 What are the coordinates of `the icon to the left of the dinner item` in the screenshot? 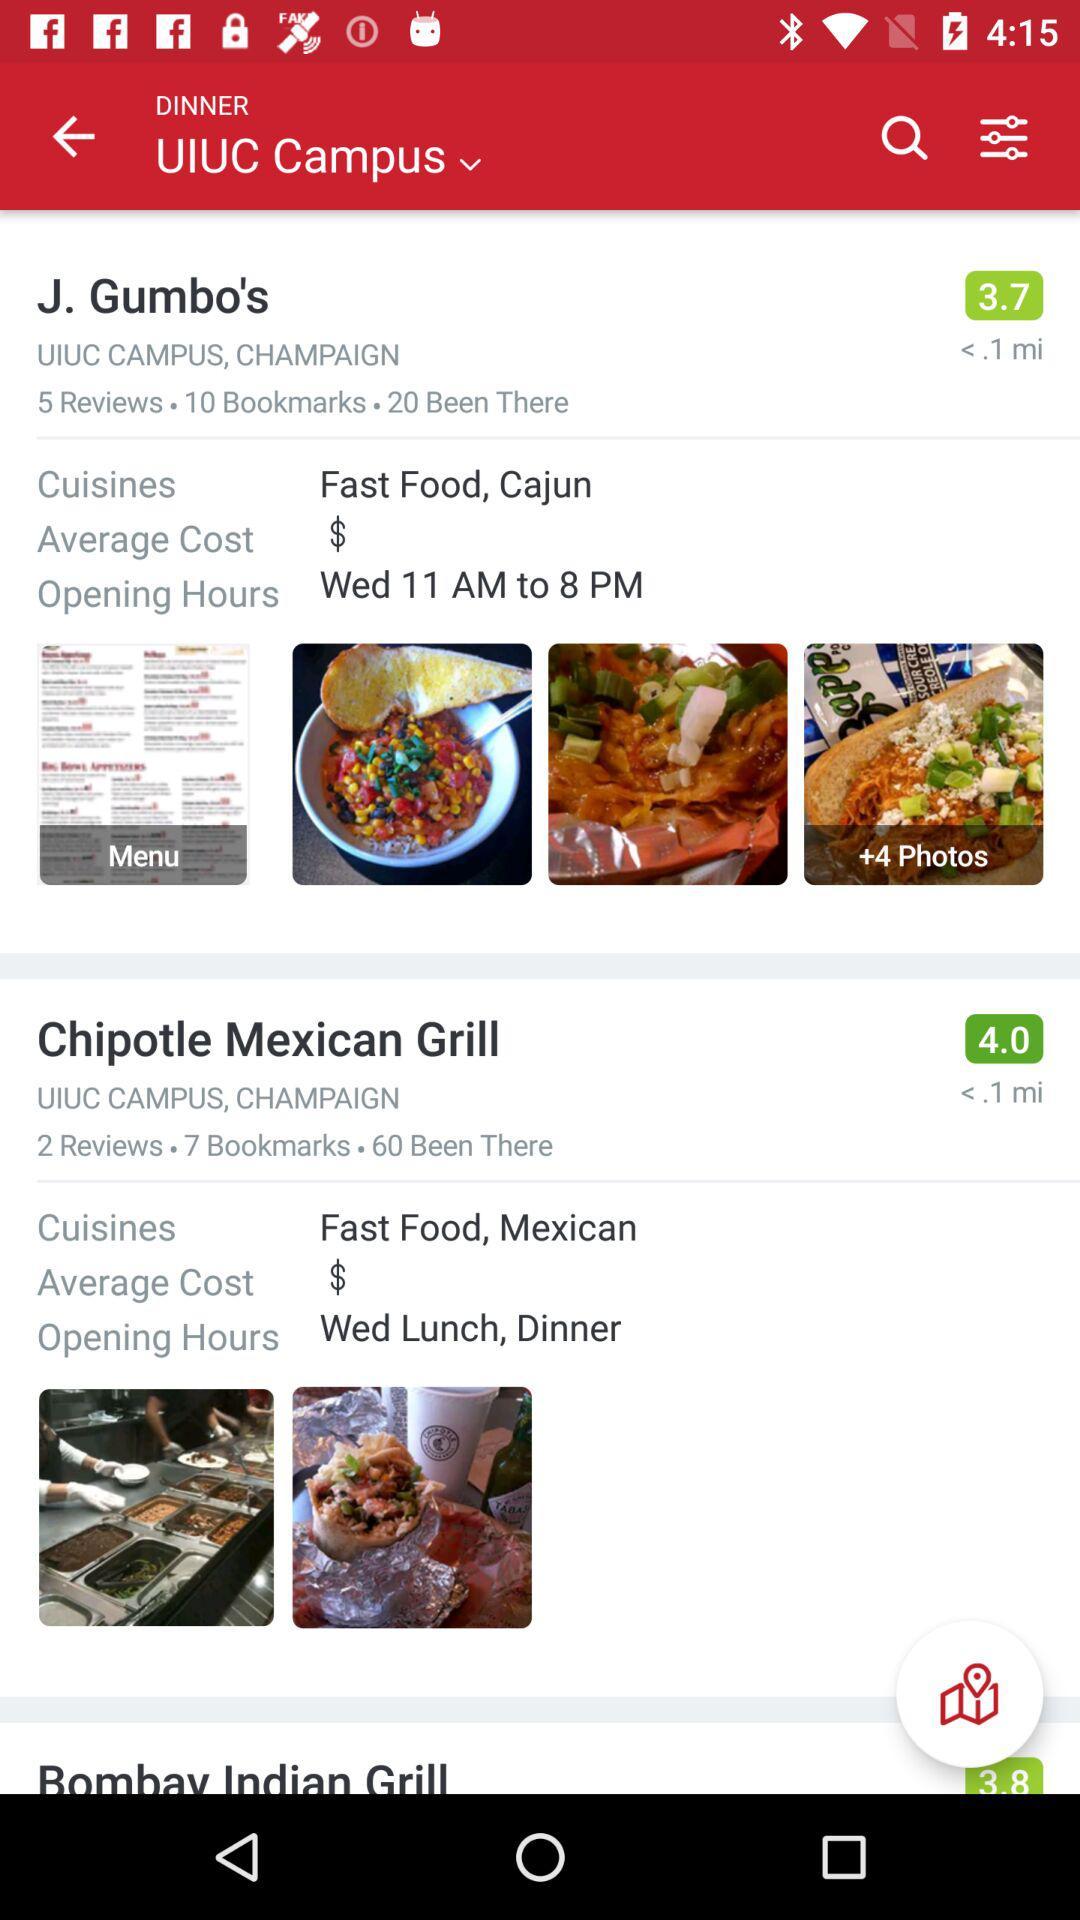 It's located at (72, 135).